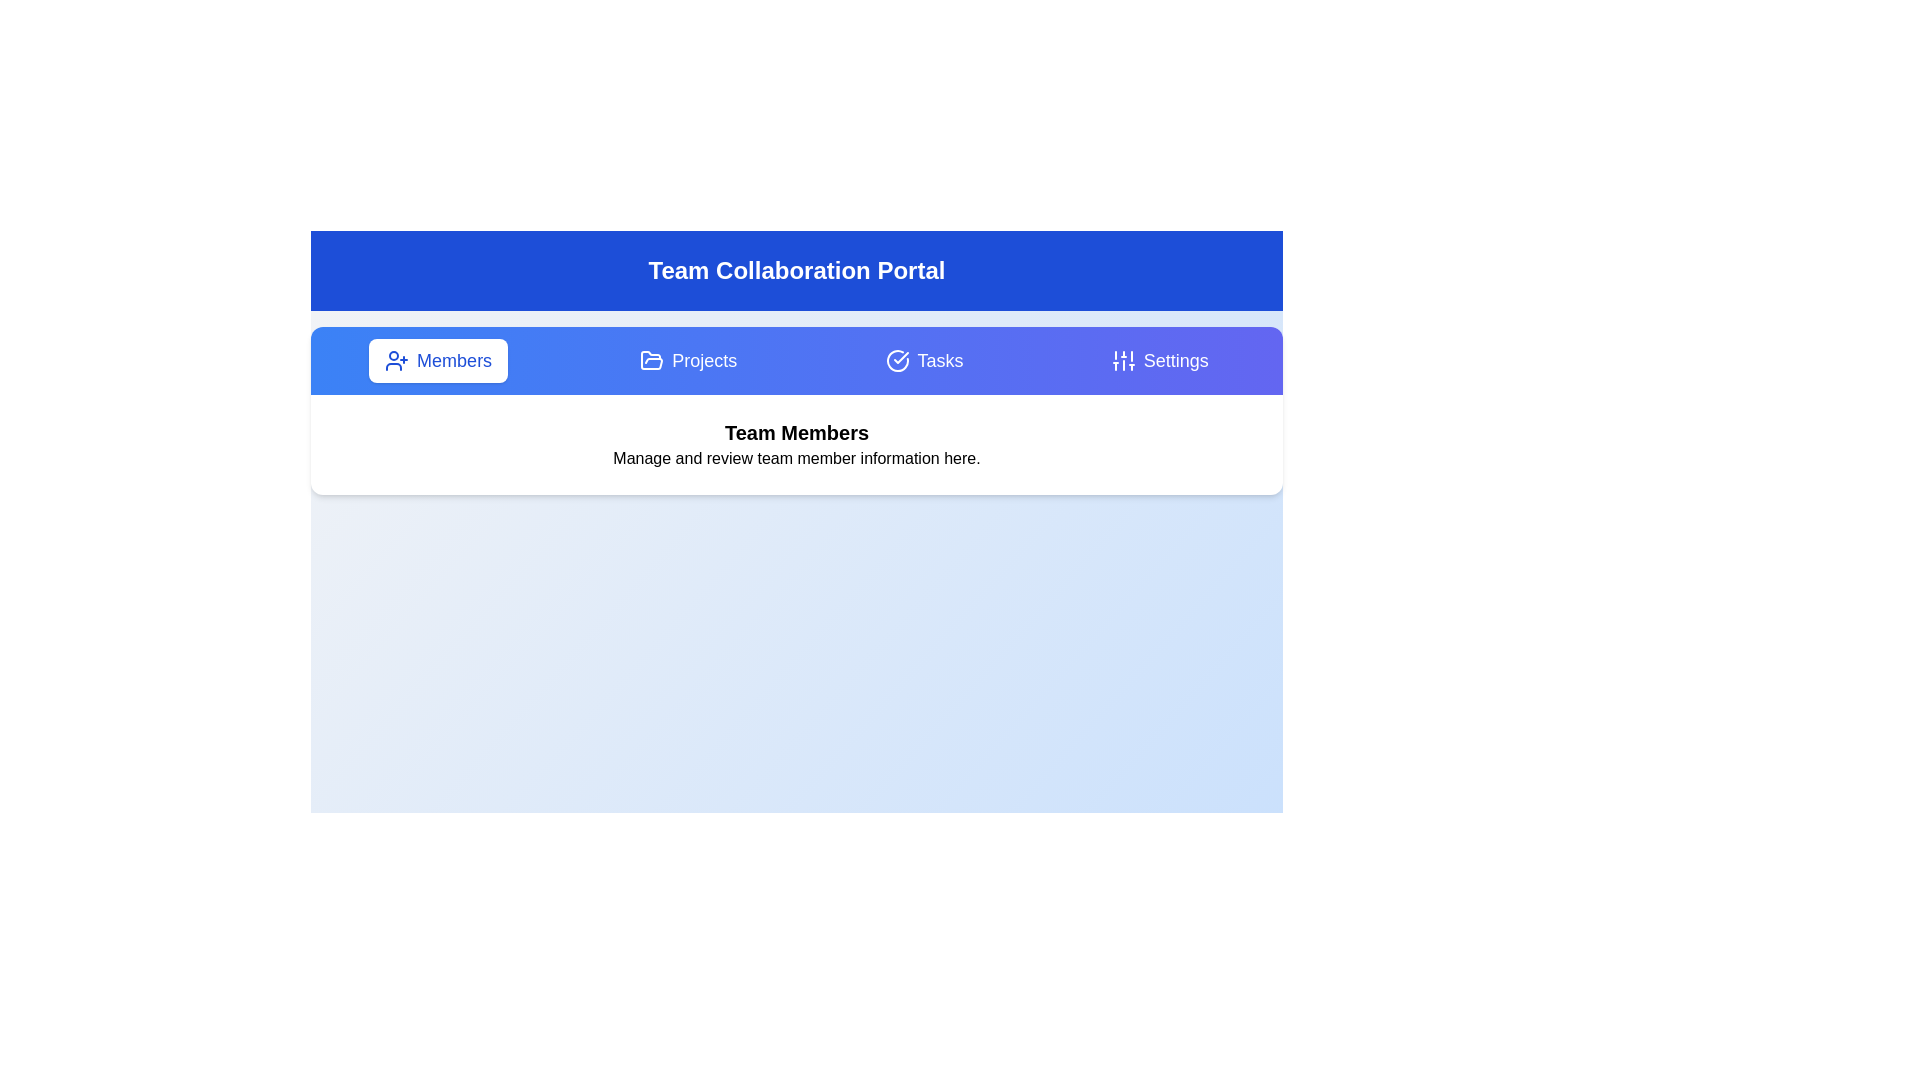 The image size is (1920, 1080). Describe the element at coordinates (453, 361) in the screenshot. I see `the 'Members' button in the navigation bar` at that location.